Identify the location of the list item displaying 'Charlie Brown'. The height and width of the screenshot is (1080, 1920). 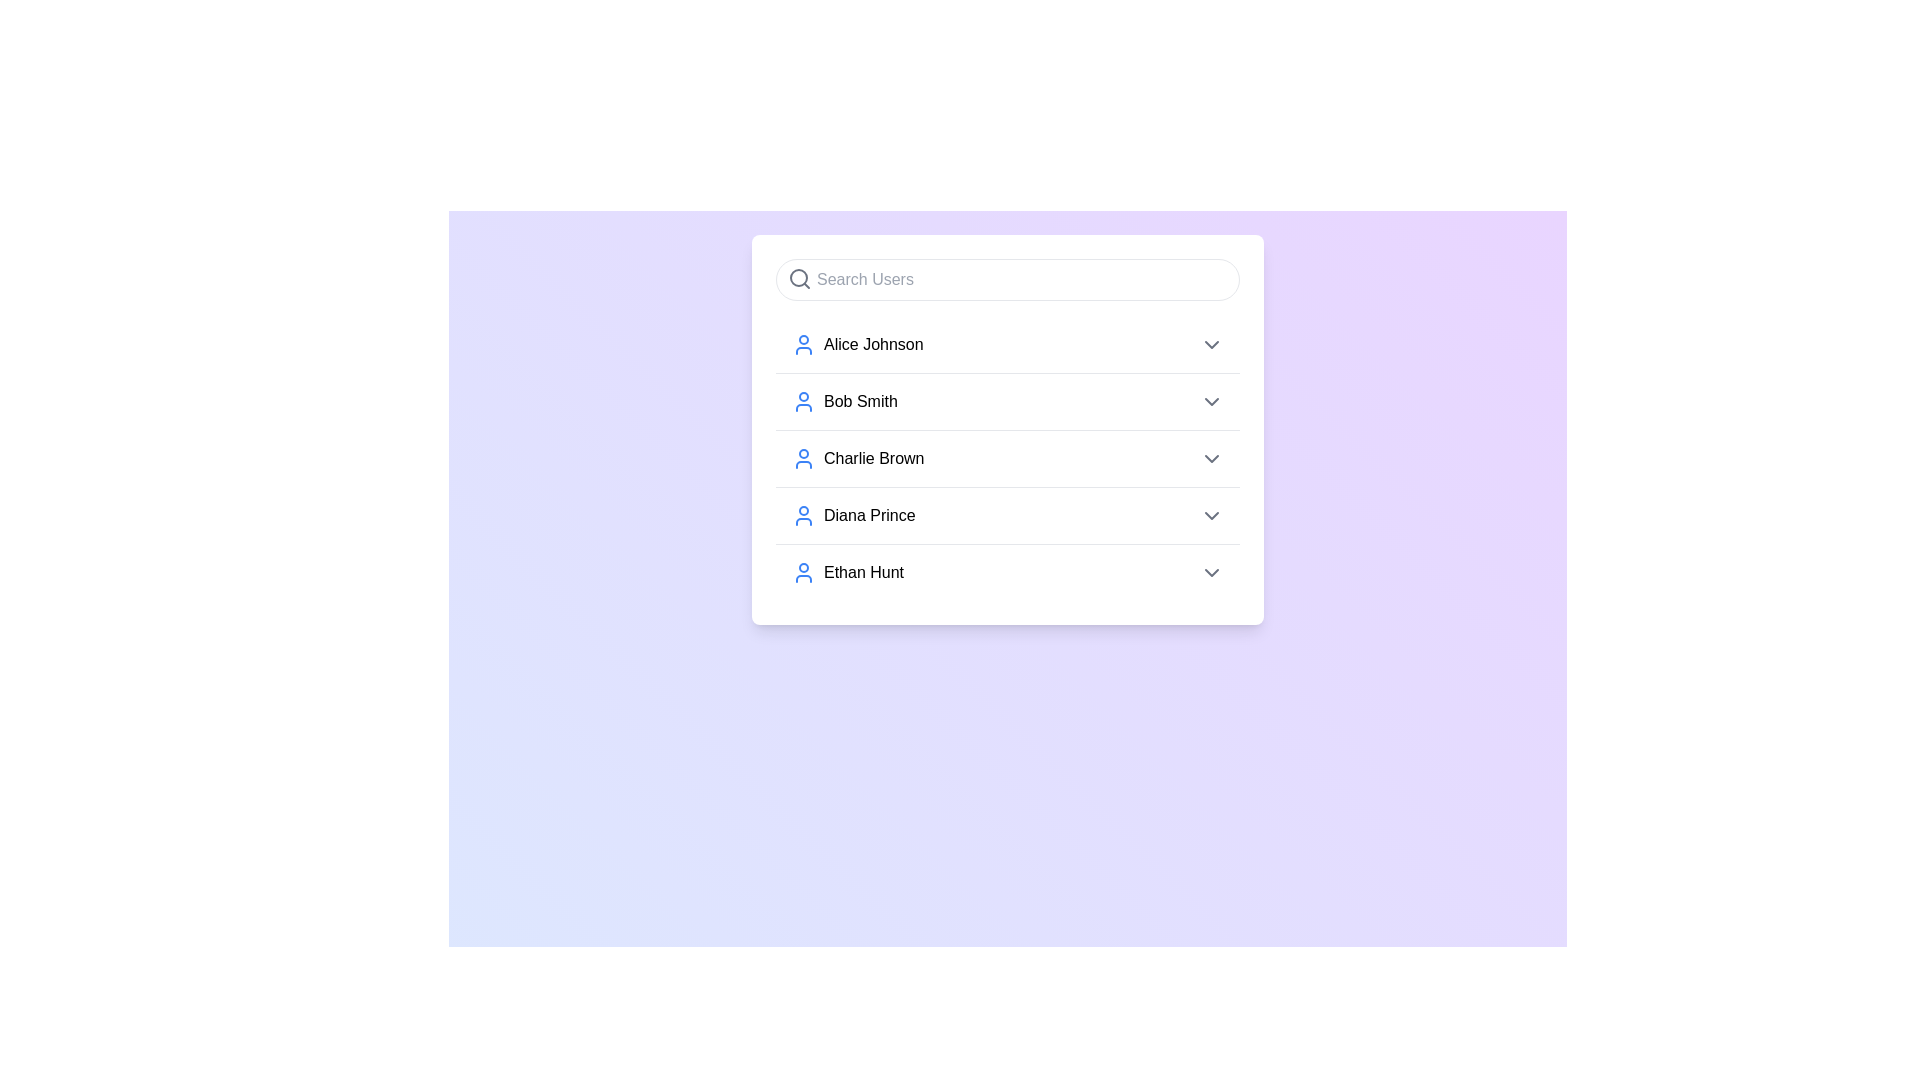
(1008, 459).